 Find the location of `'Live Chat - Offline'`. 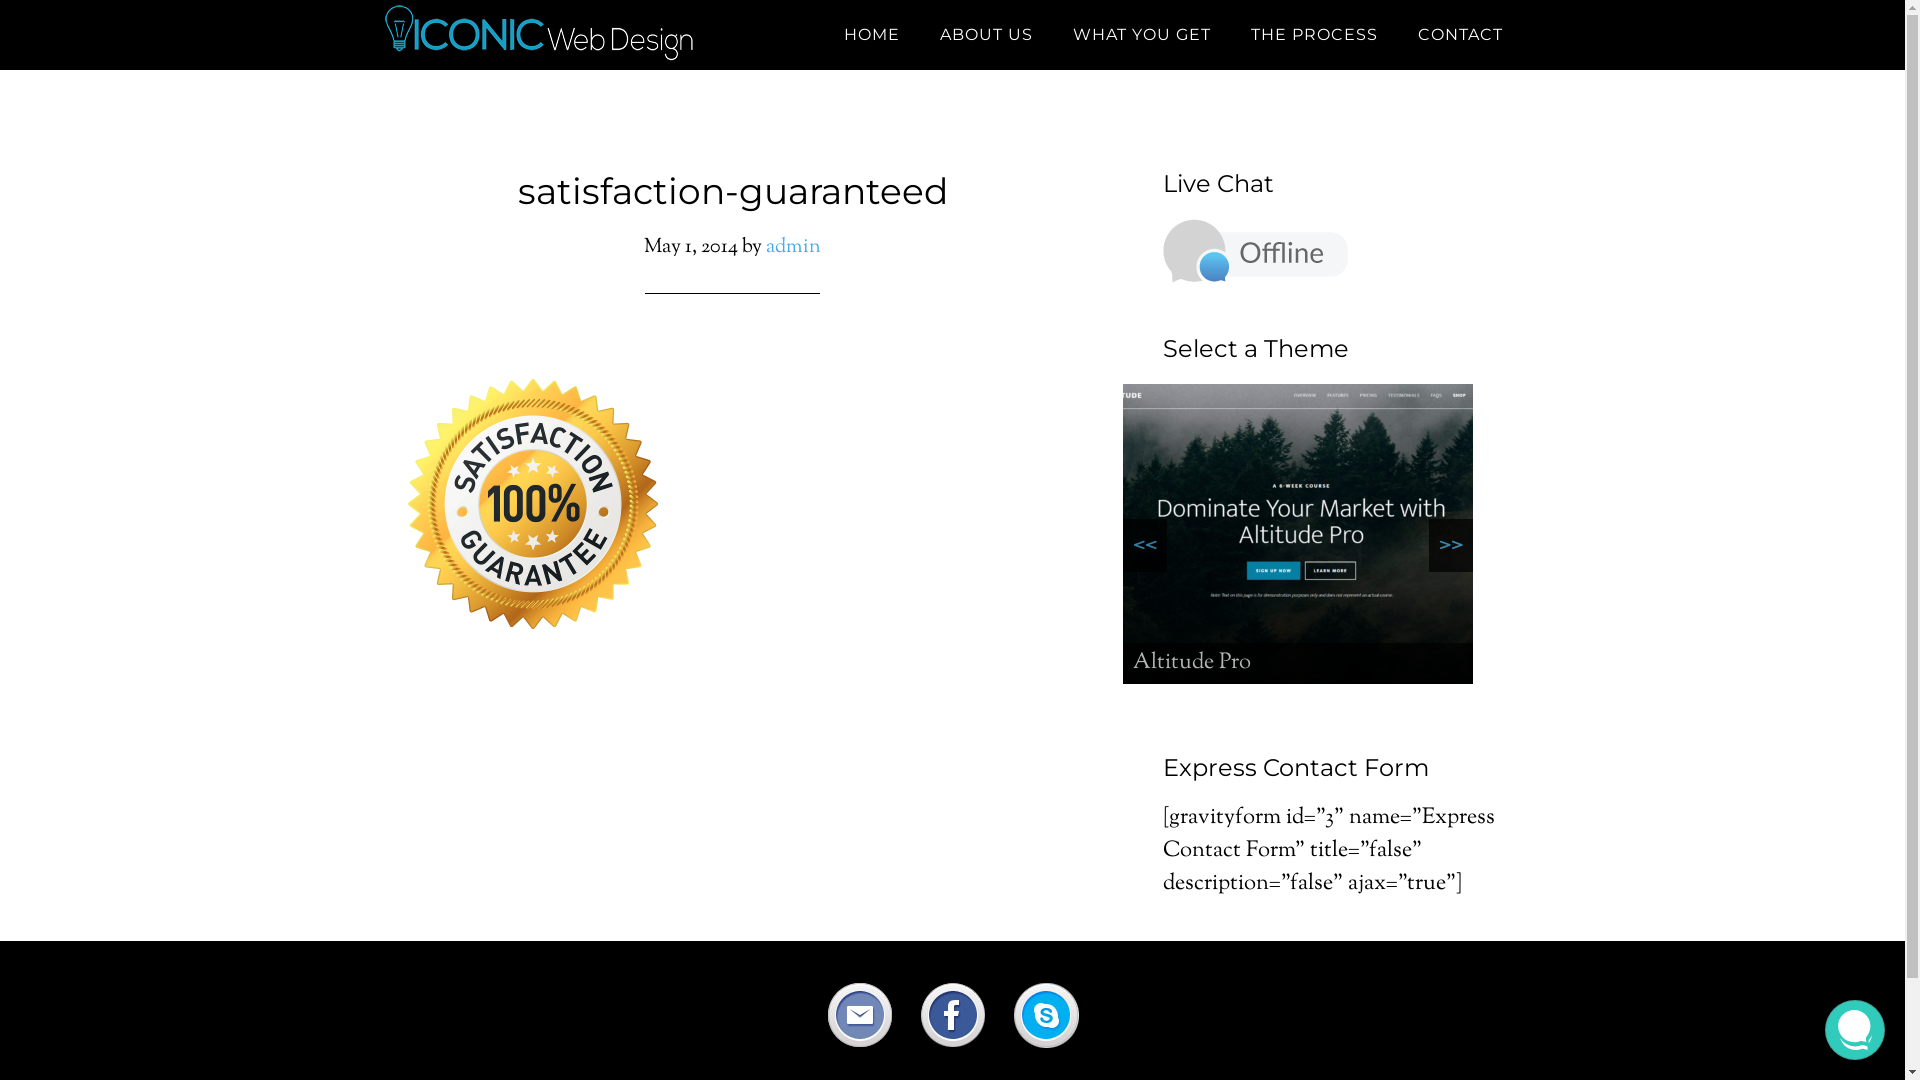

'Live Chat - Offline' is located at coordinates (1253, 249).